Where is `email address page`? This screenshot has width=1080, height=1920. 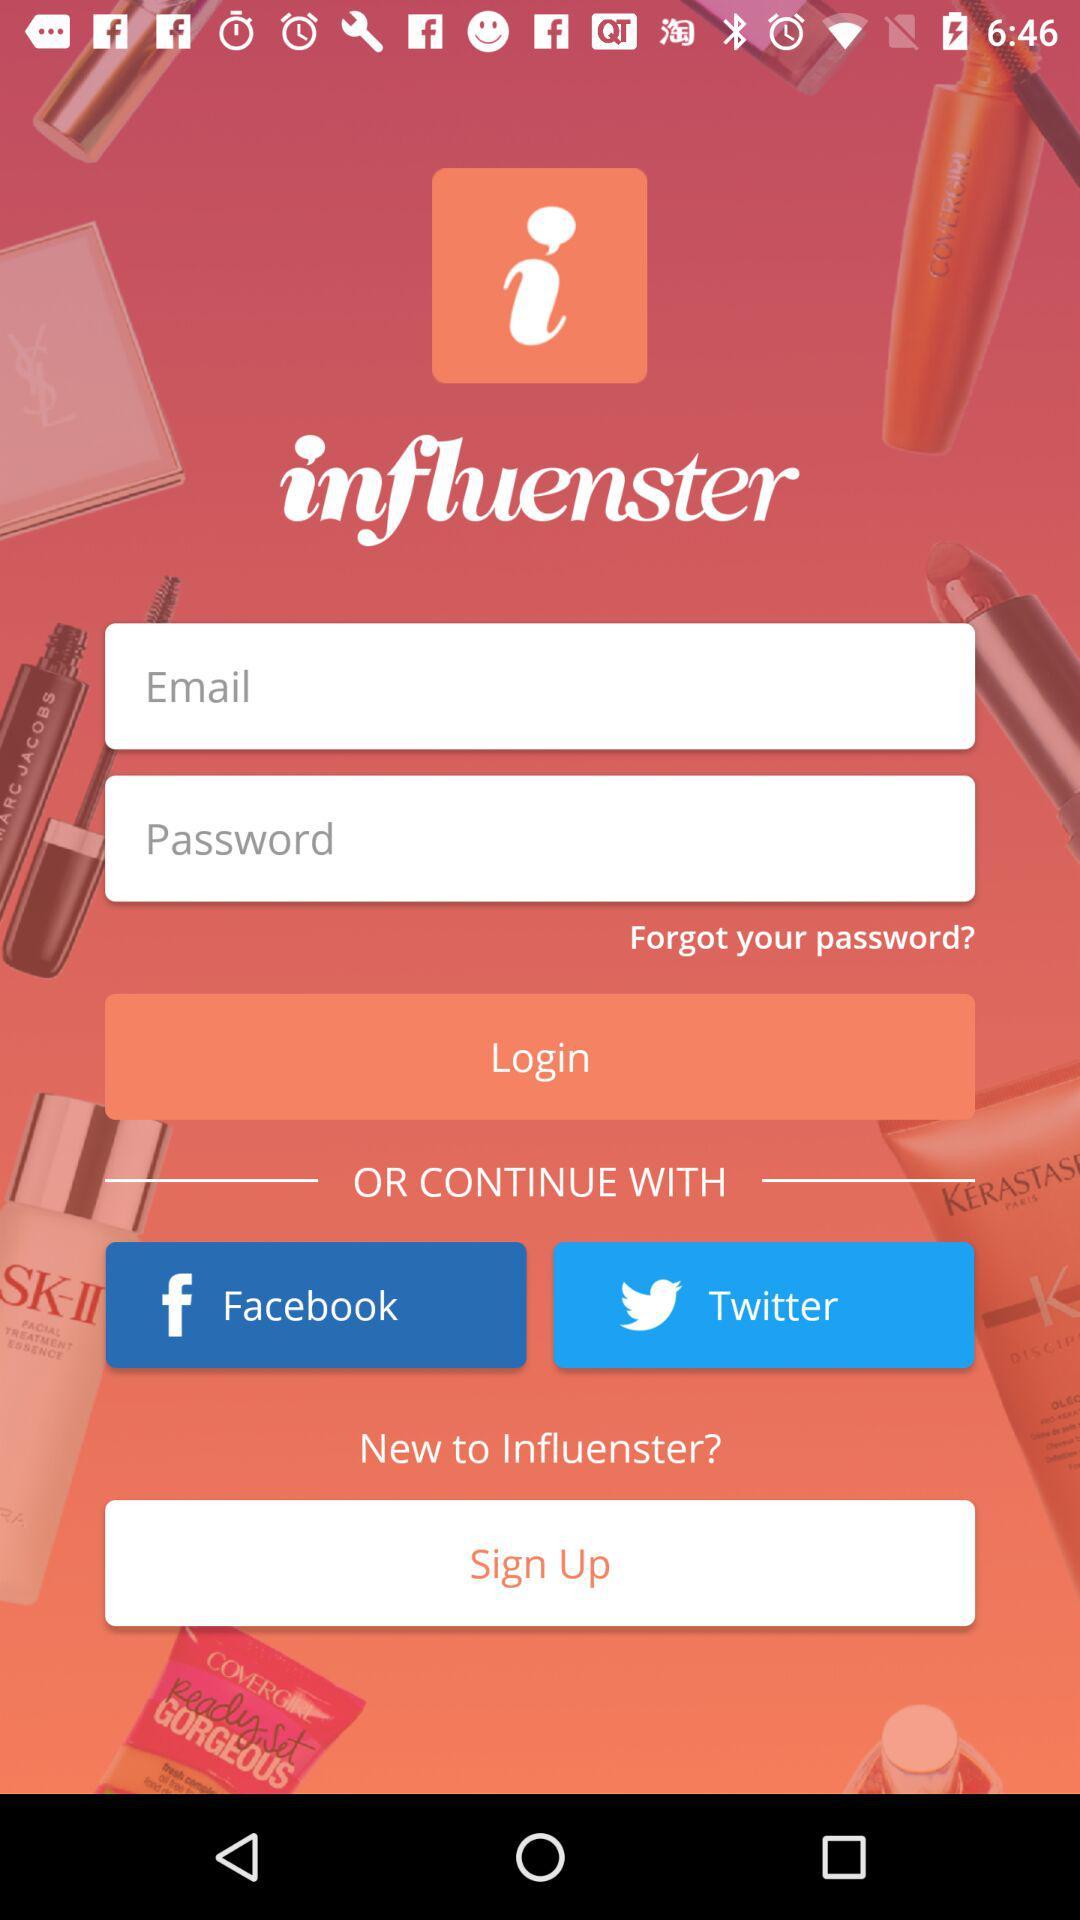 email address page is located at coordinates (540, 838).